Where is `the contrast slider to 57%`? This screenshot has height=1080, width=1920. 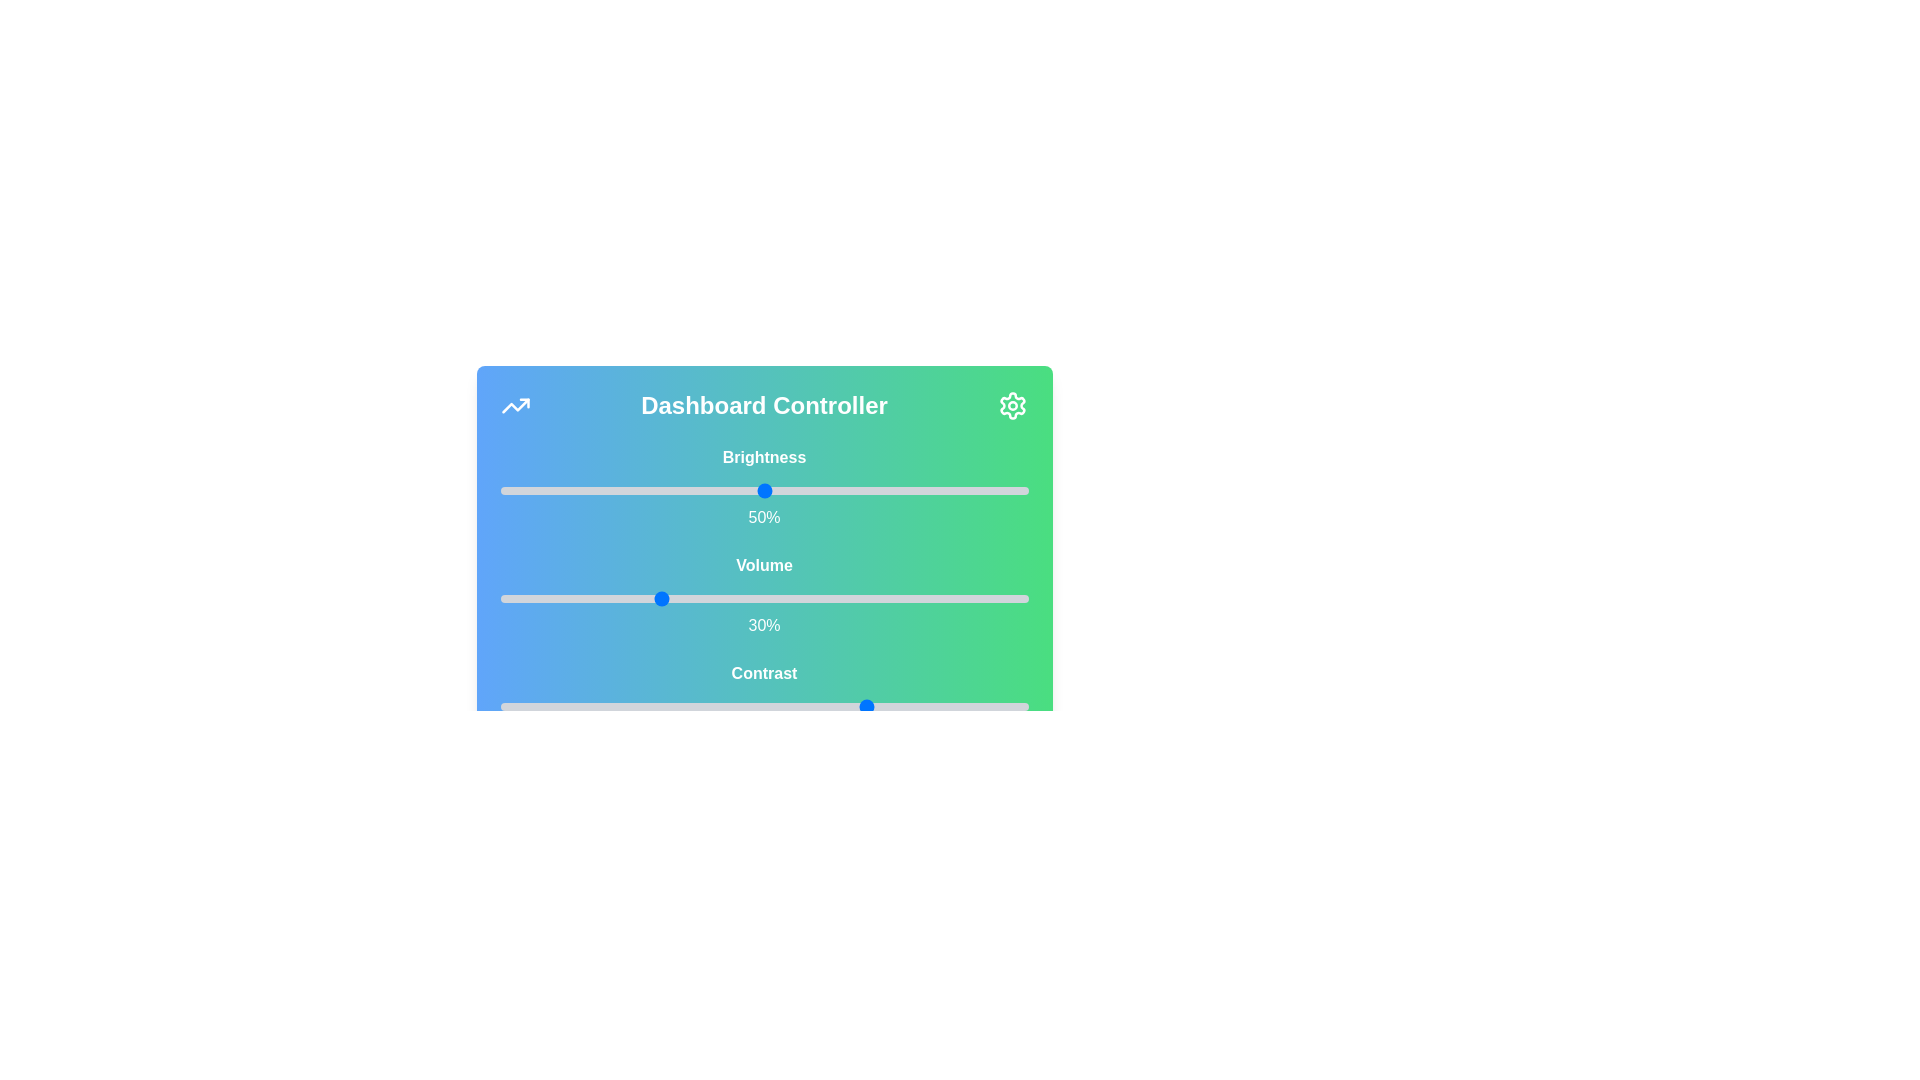 the contrast slider to 57% is located at coordinates (801, 705).